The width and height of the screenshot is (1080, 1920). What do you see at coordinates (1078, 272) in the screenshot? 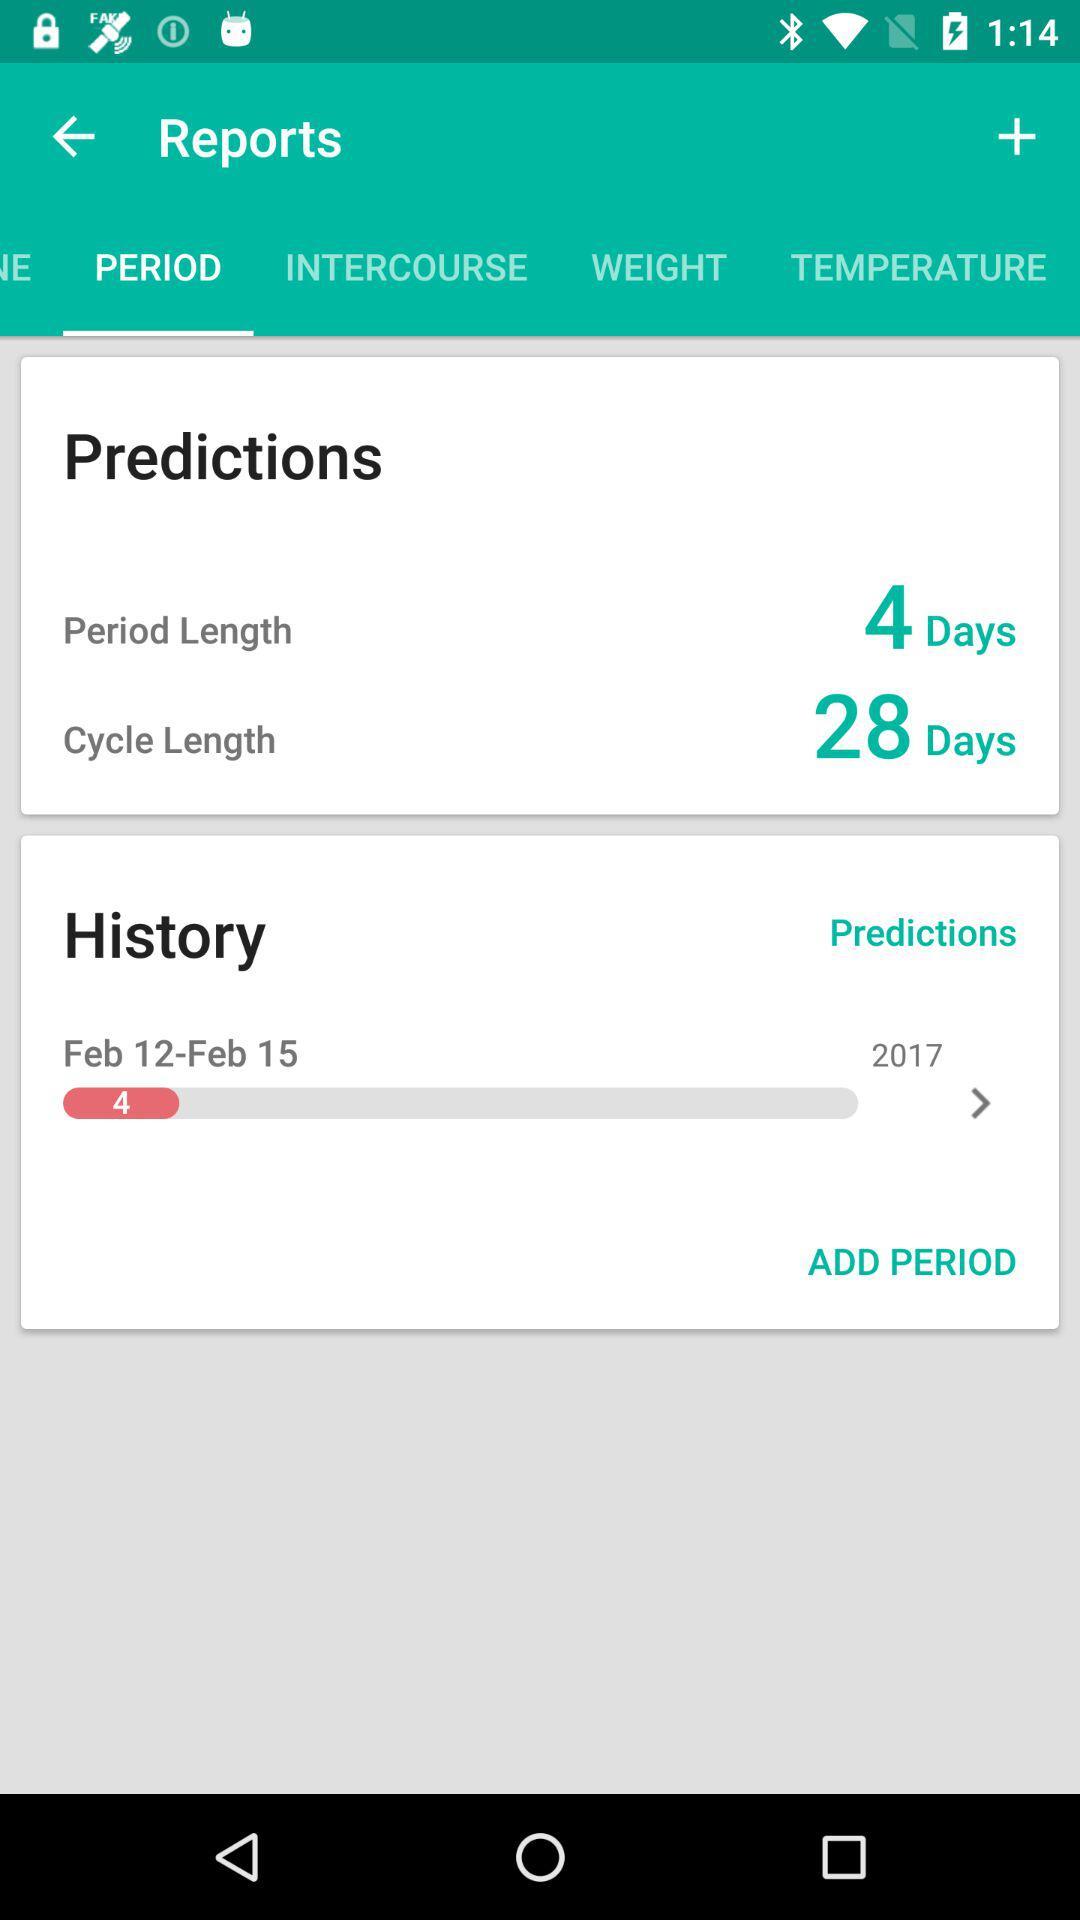
I see `the icon next to temperature icon` at bounding box center [1078, 272].